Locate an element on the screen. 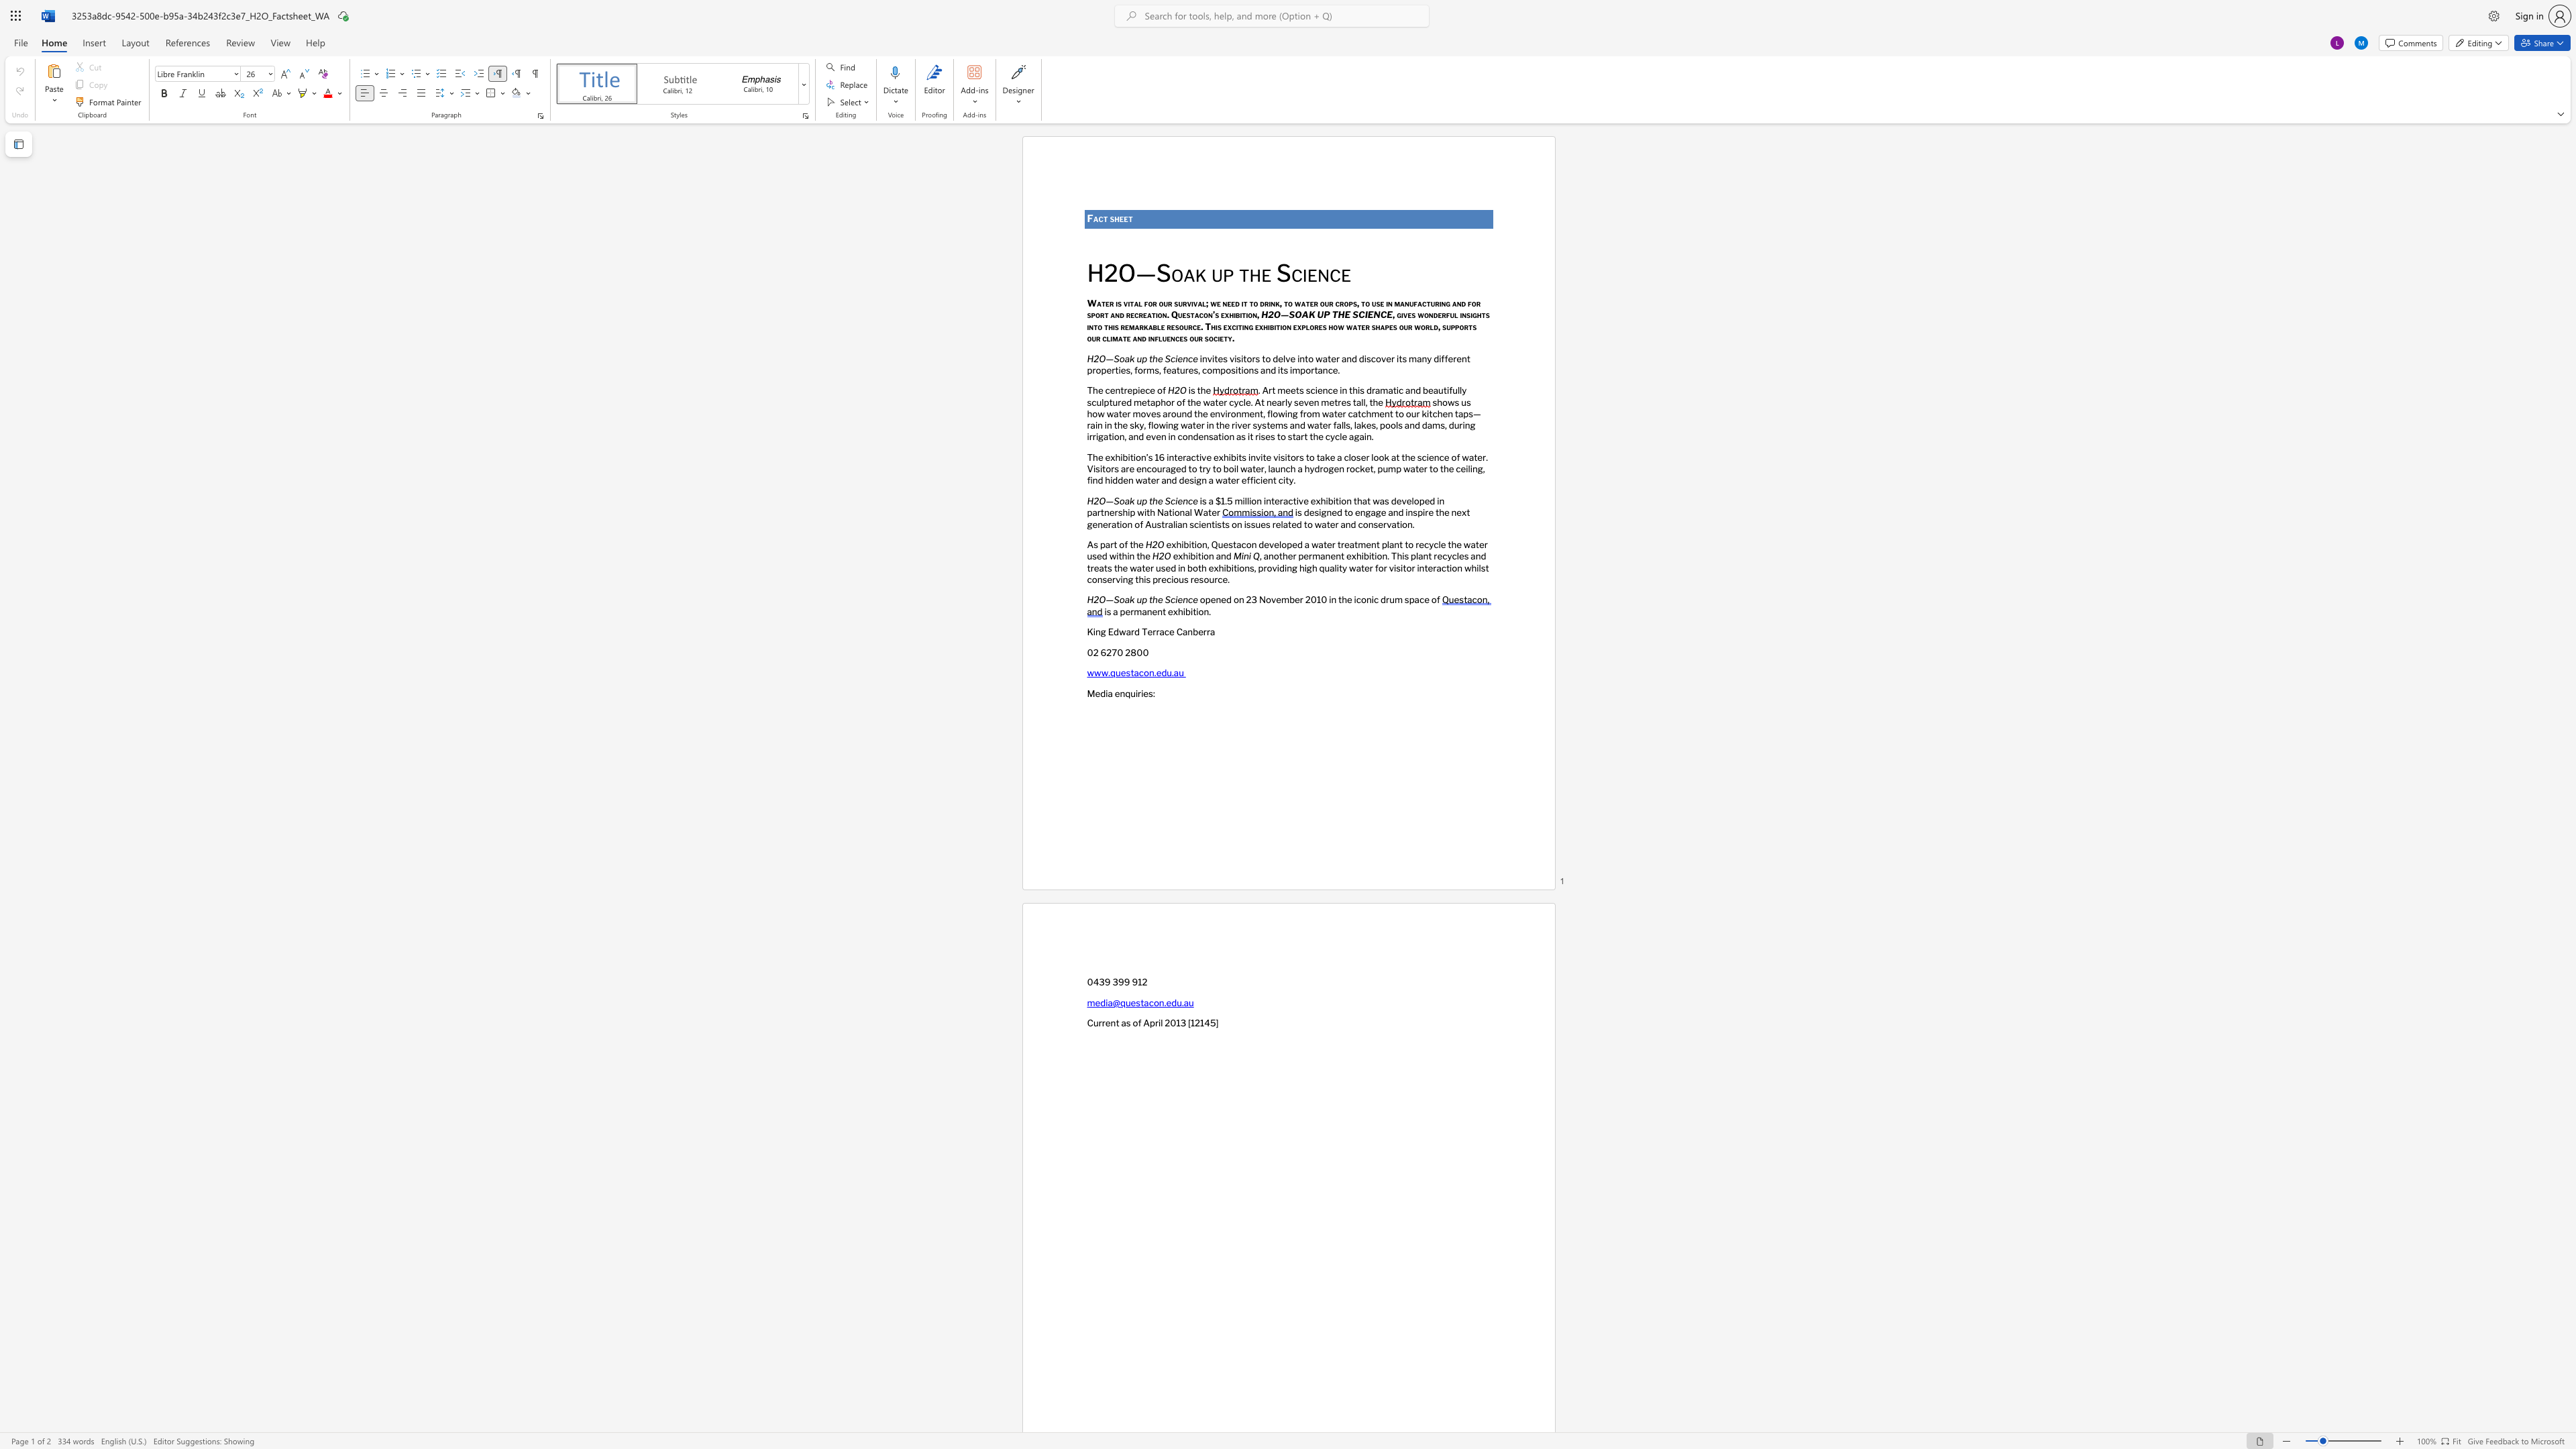  the space between the continuous character "x" and "h" in the text is located at coordinates (1228, 315).